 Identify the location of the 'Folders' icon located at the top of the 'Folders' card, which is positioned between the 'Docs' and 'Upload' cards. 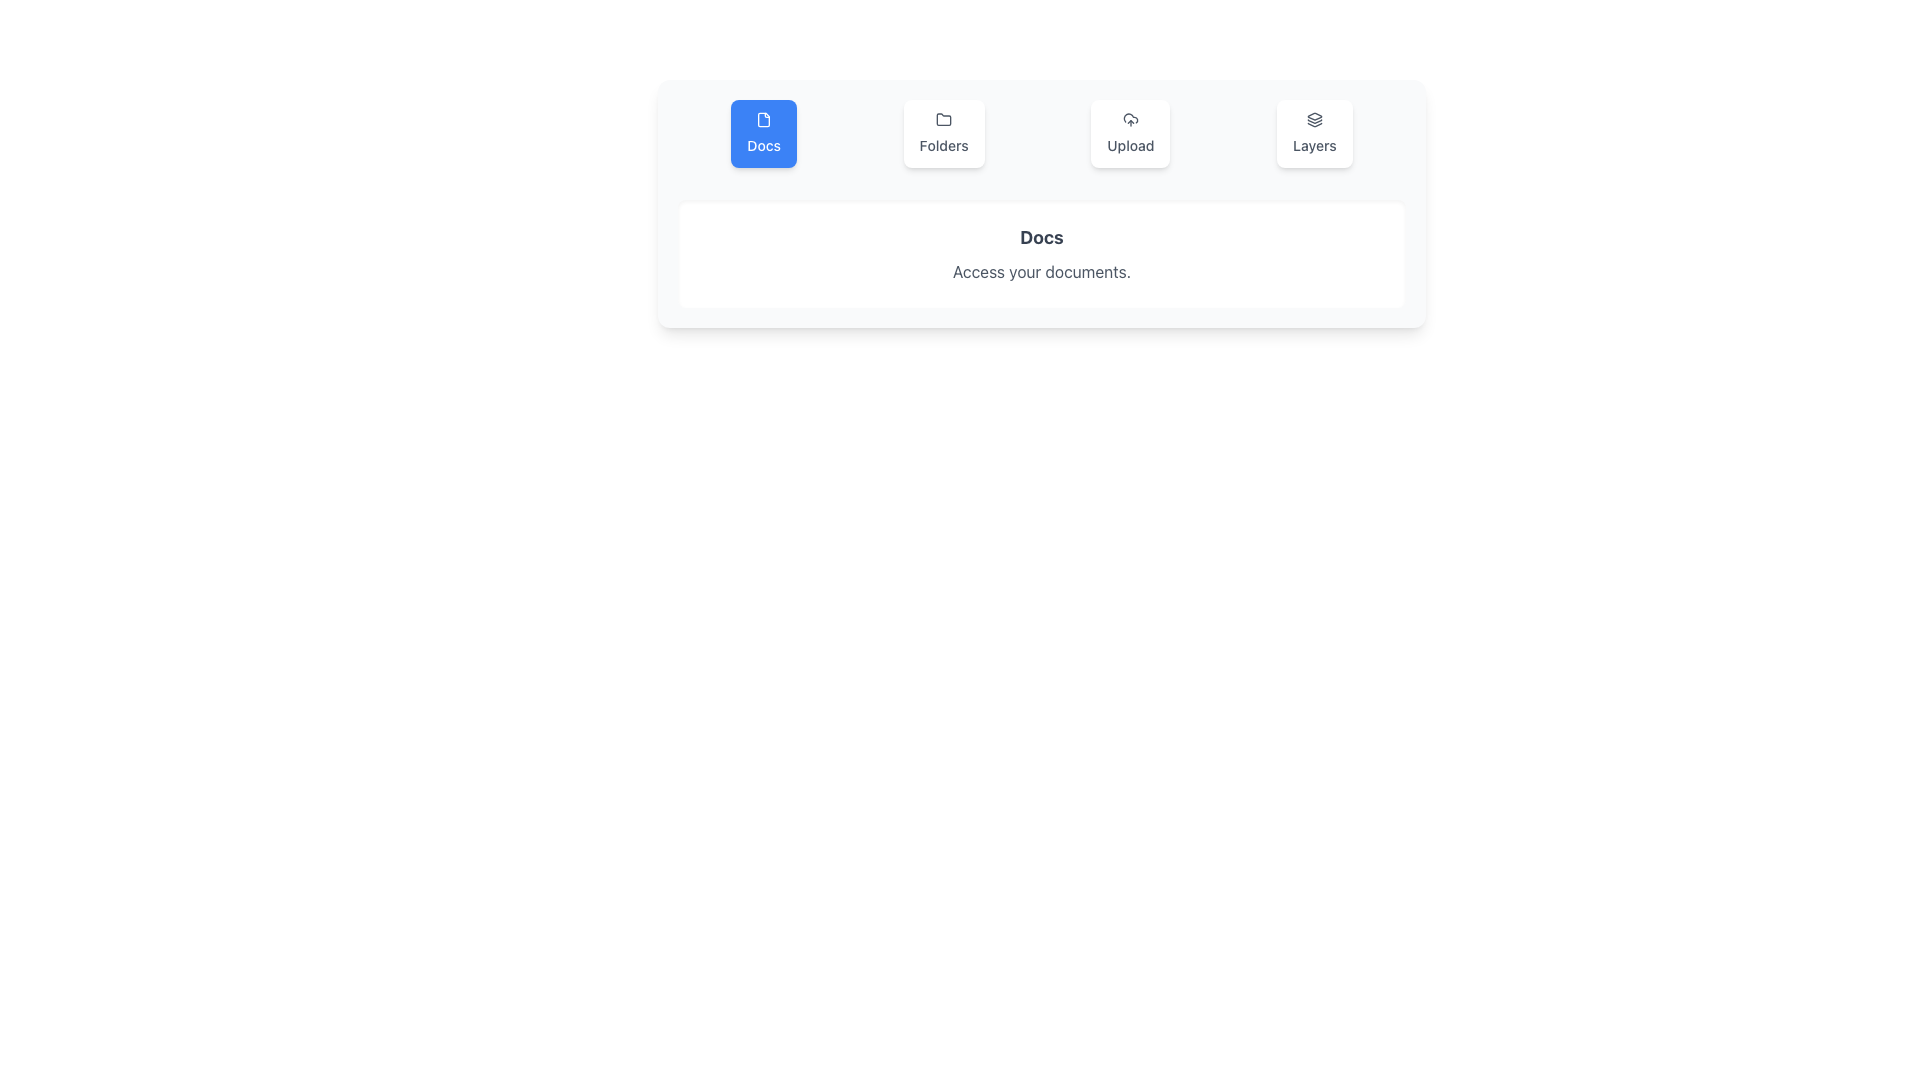
(943, 119).